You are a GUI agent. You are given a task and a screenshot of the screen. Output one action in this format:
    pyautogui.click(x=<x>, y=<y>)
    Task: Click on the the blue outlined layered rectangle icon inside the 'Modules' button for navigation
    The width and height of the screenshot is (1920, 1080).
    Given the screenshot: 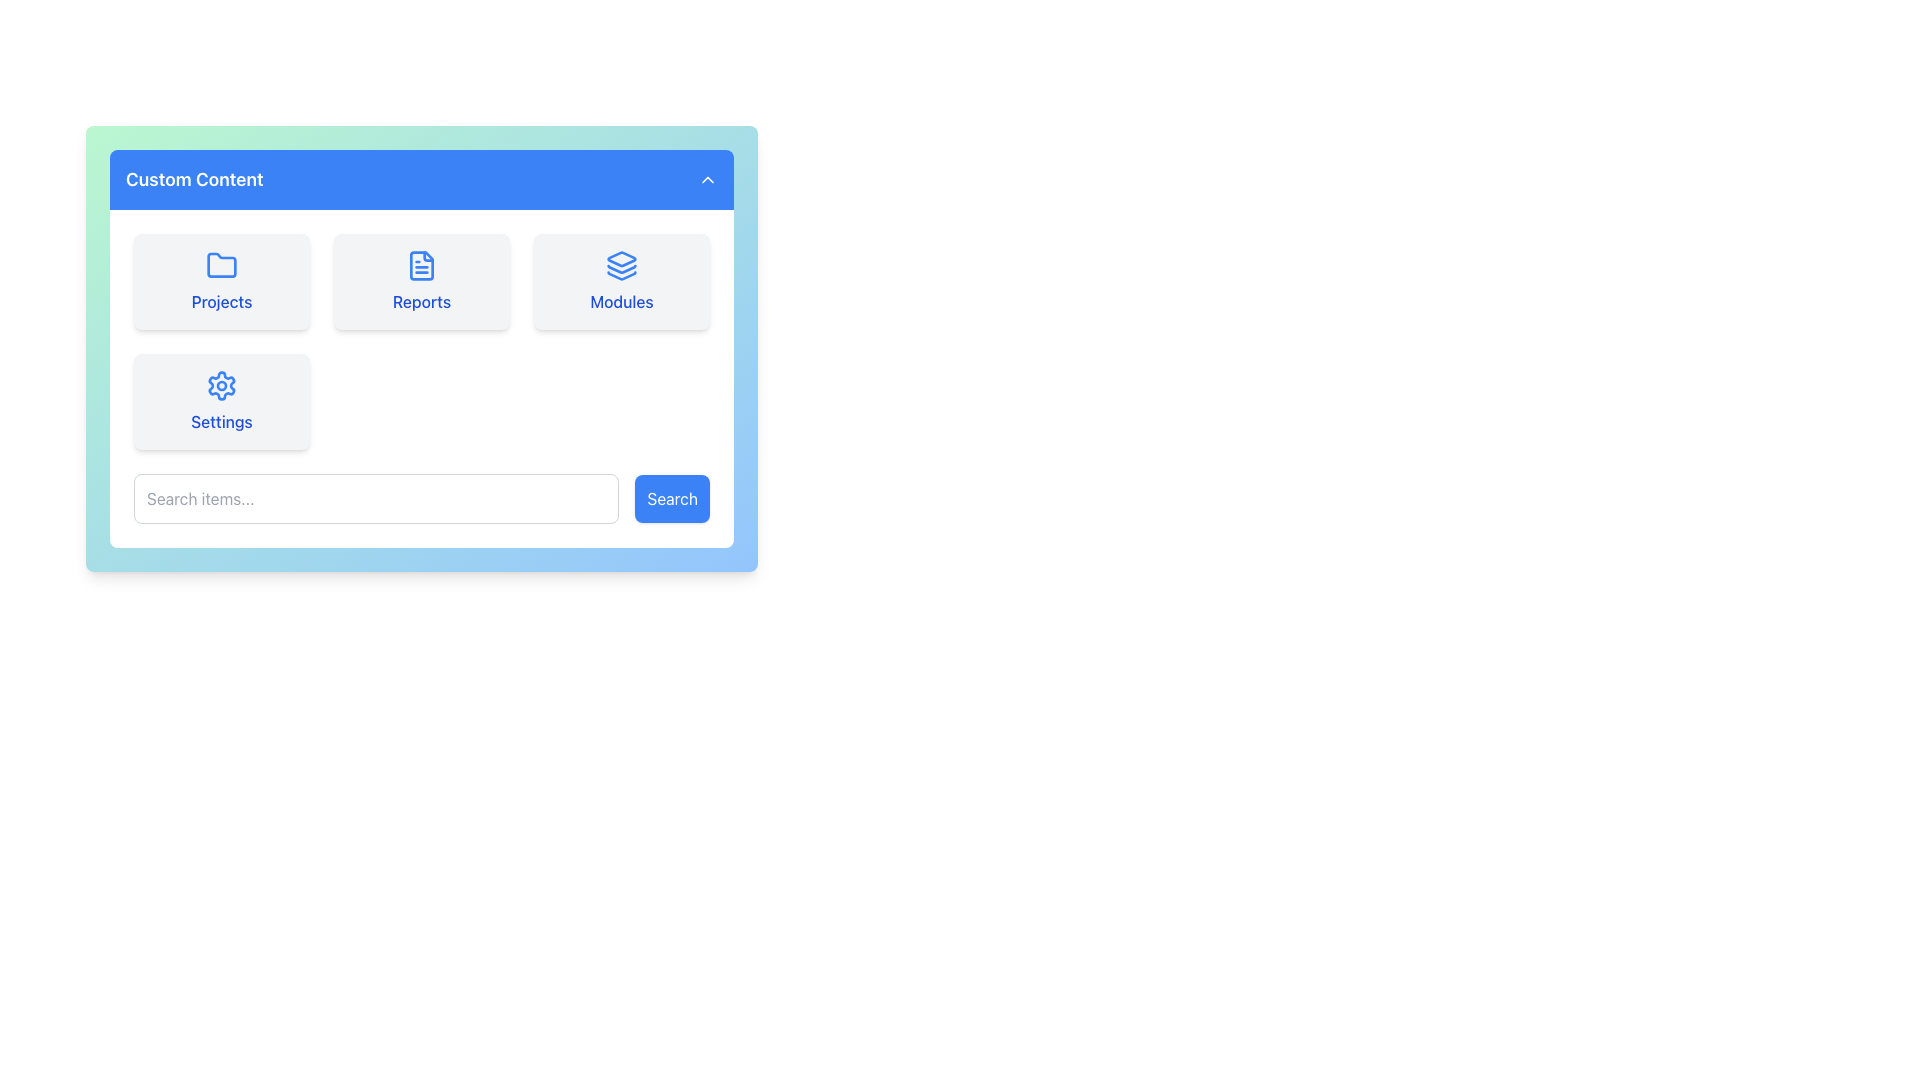 What is the action you would take?
    pyautogui.click(x=621, y=257)
    